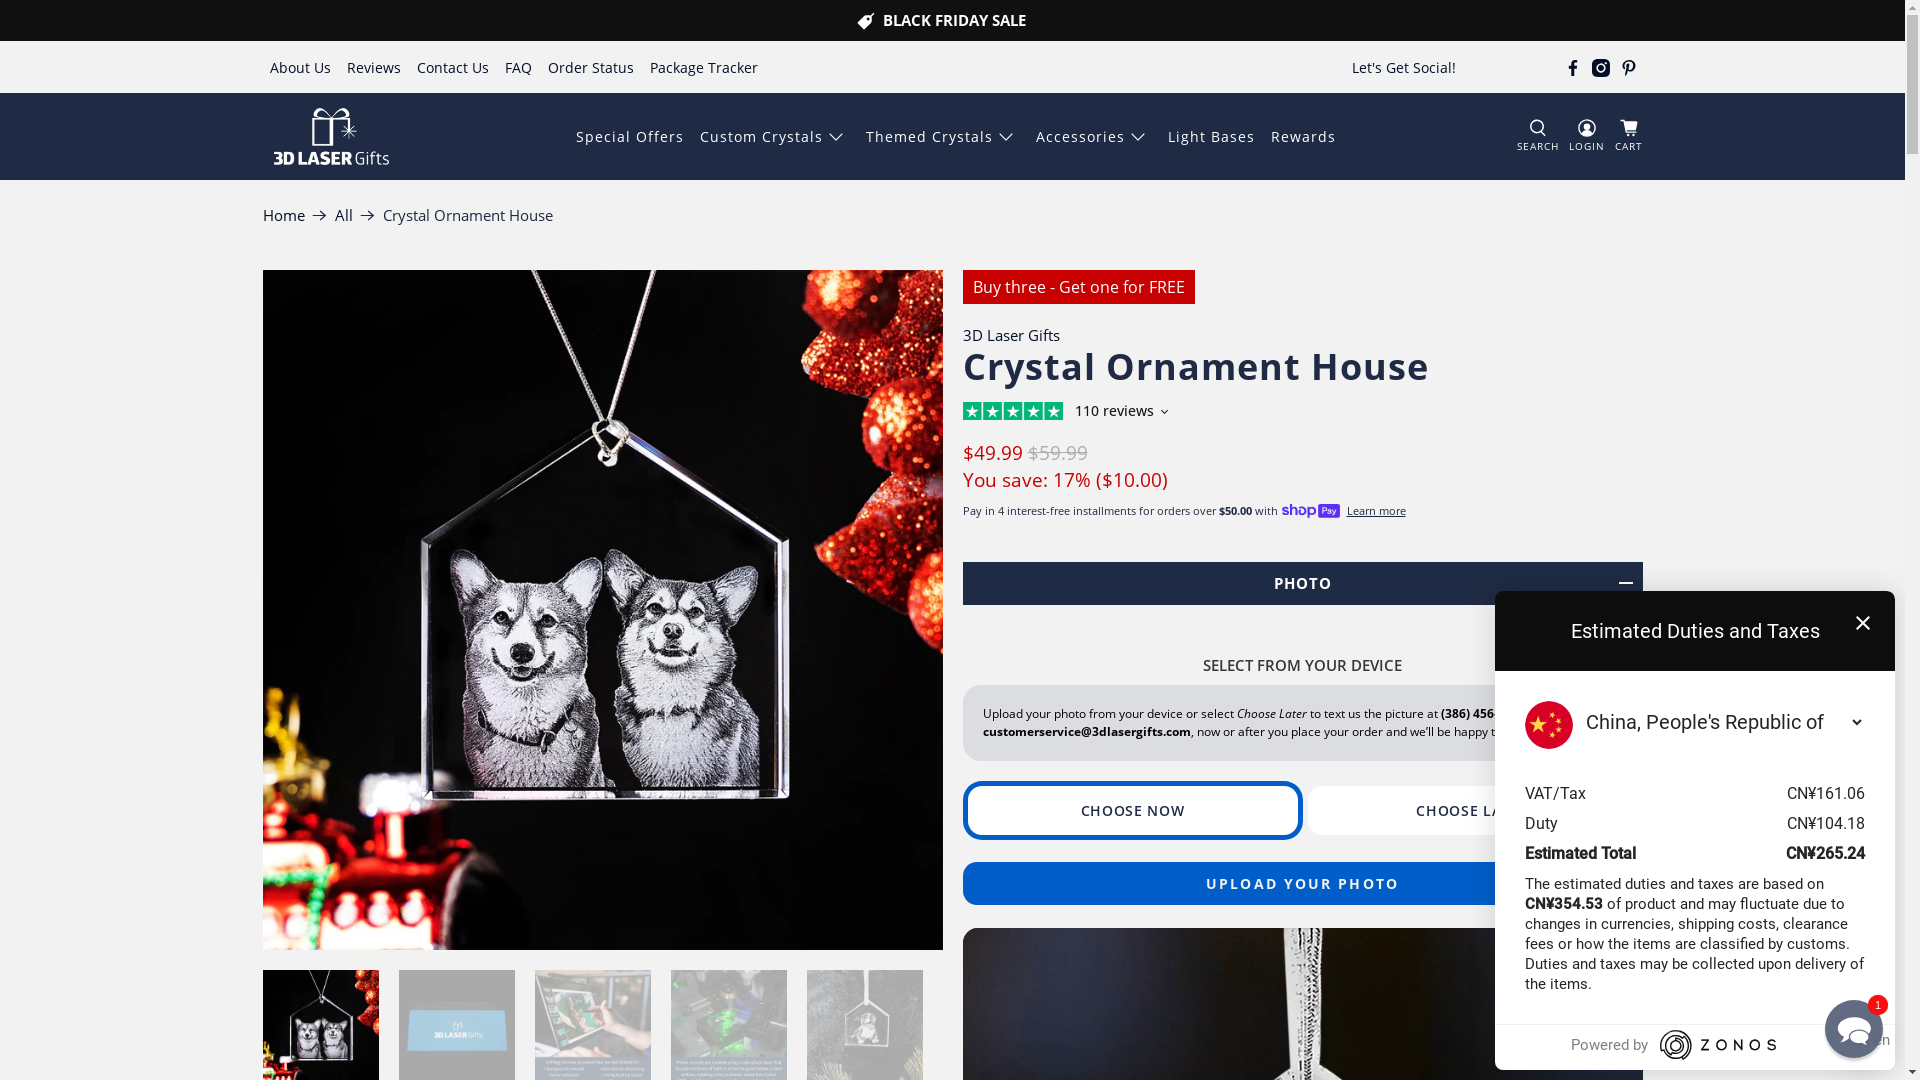 This screenshot has width=1920, height=1080. I want to click on 'FAQ', so click(518, 66).